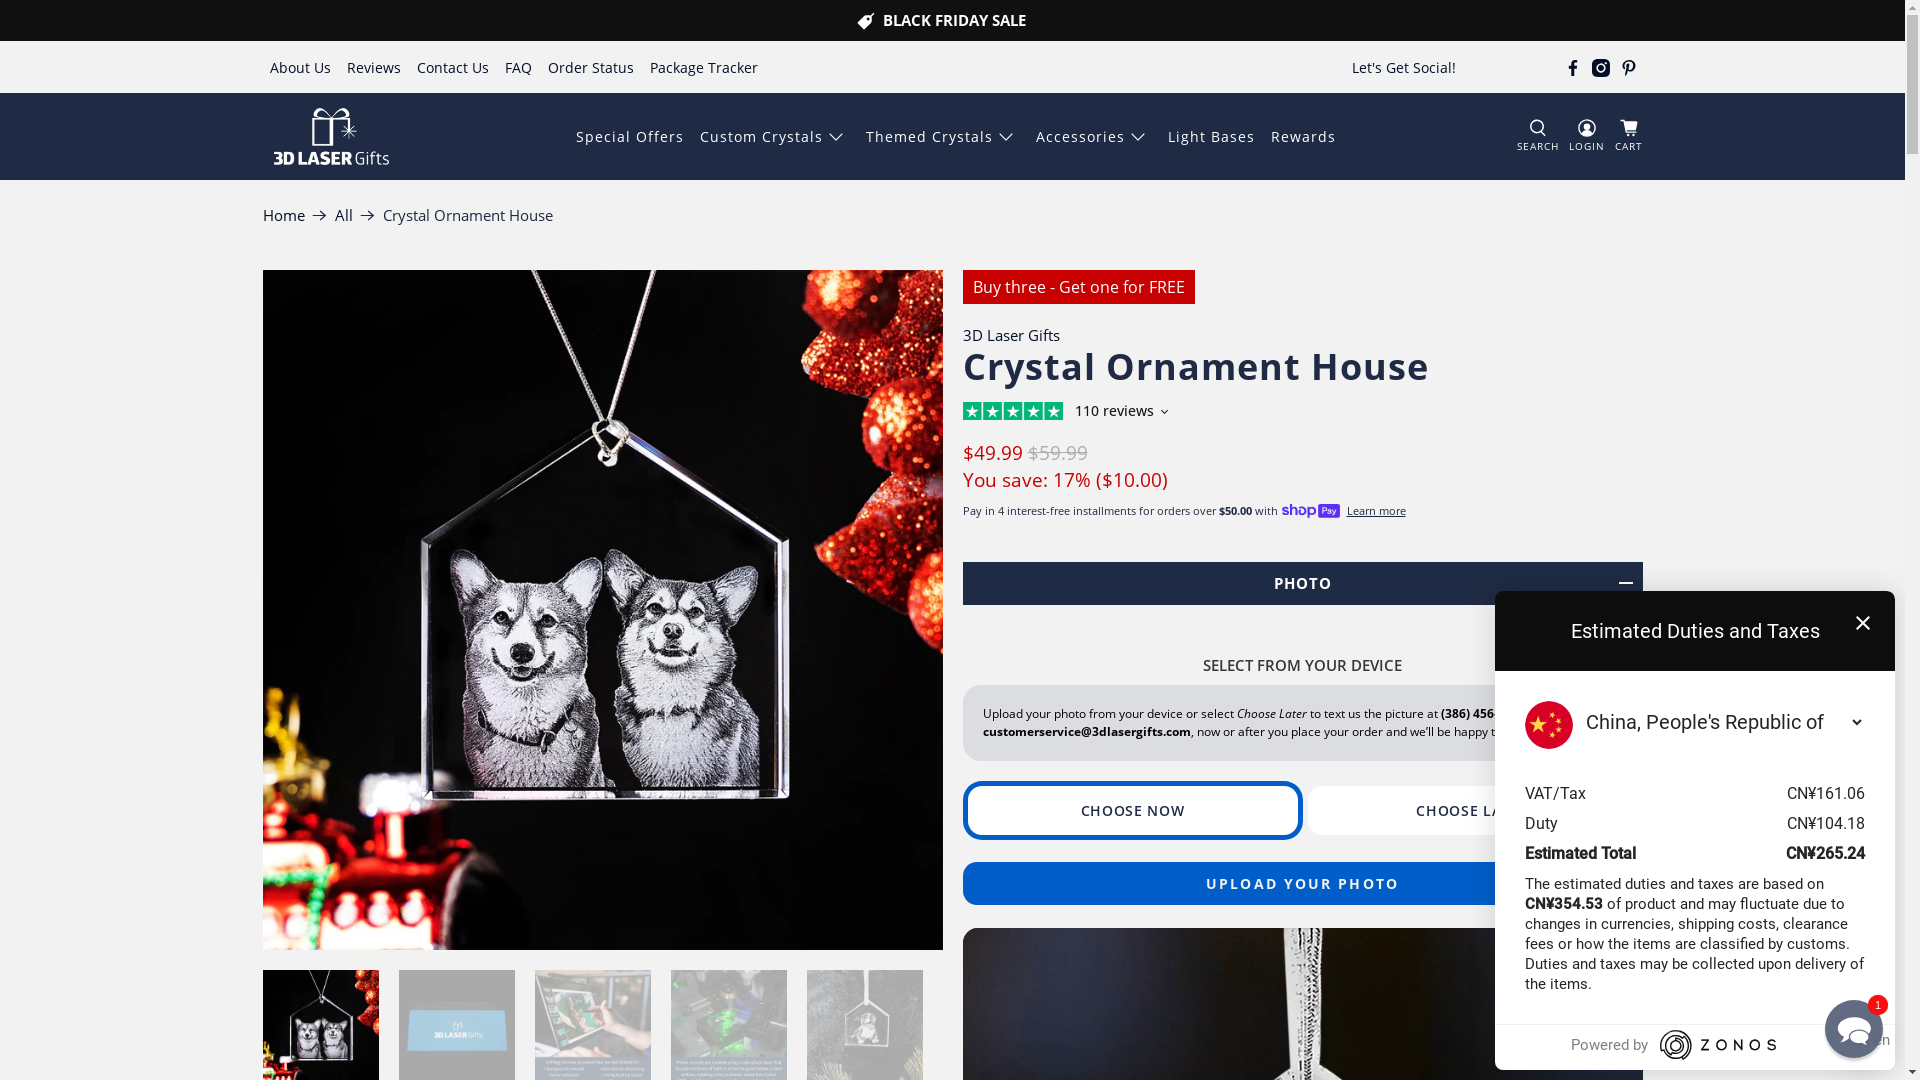 This screenshot has width=1920, height=1080. I want to click on 'FAQ', so click(518, 66).